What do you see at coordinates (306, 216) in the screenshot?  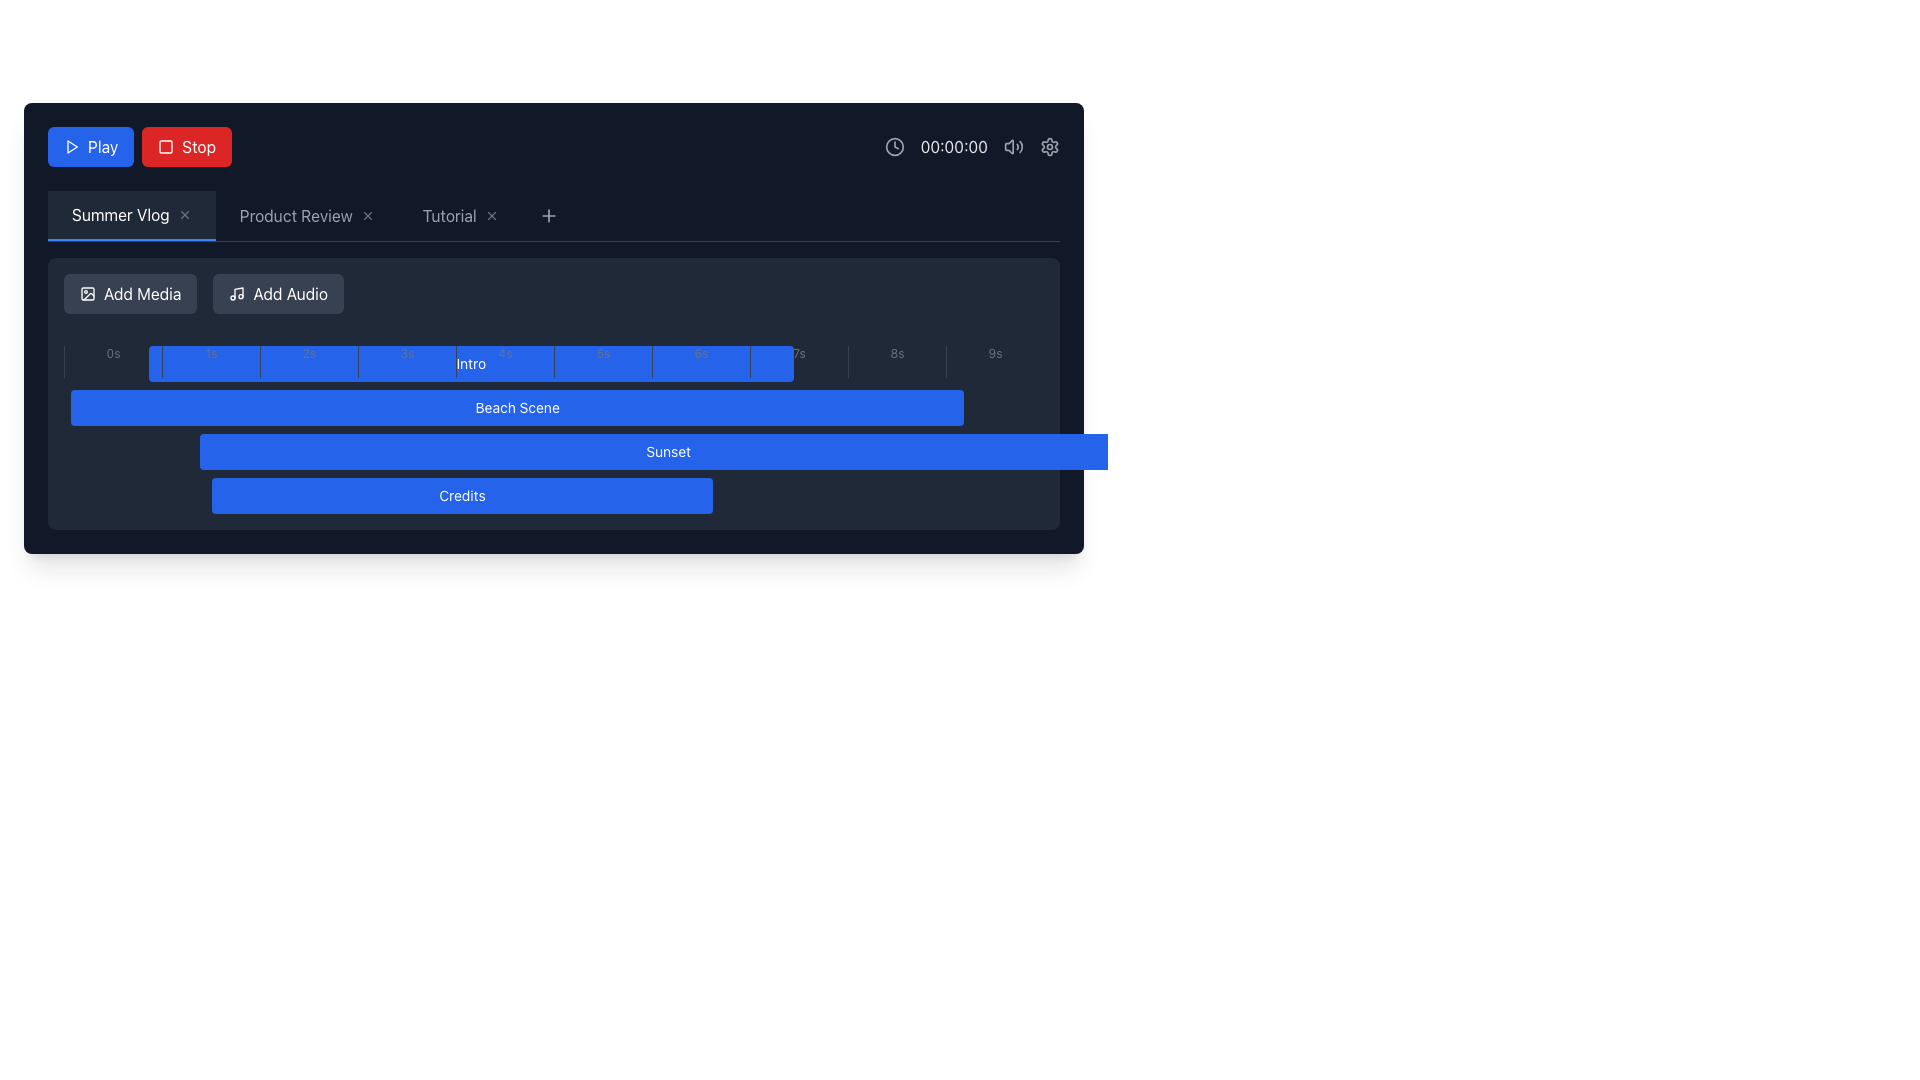 I see `the 'Product Review' tab in the horizontal tab menu` at bounding box center [306, 216].